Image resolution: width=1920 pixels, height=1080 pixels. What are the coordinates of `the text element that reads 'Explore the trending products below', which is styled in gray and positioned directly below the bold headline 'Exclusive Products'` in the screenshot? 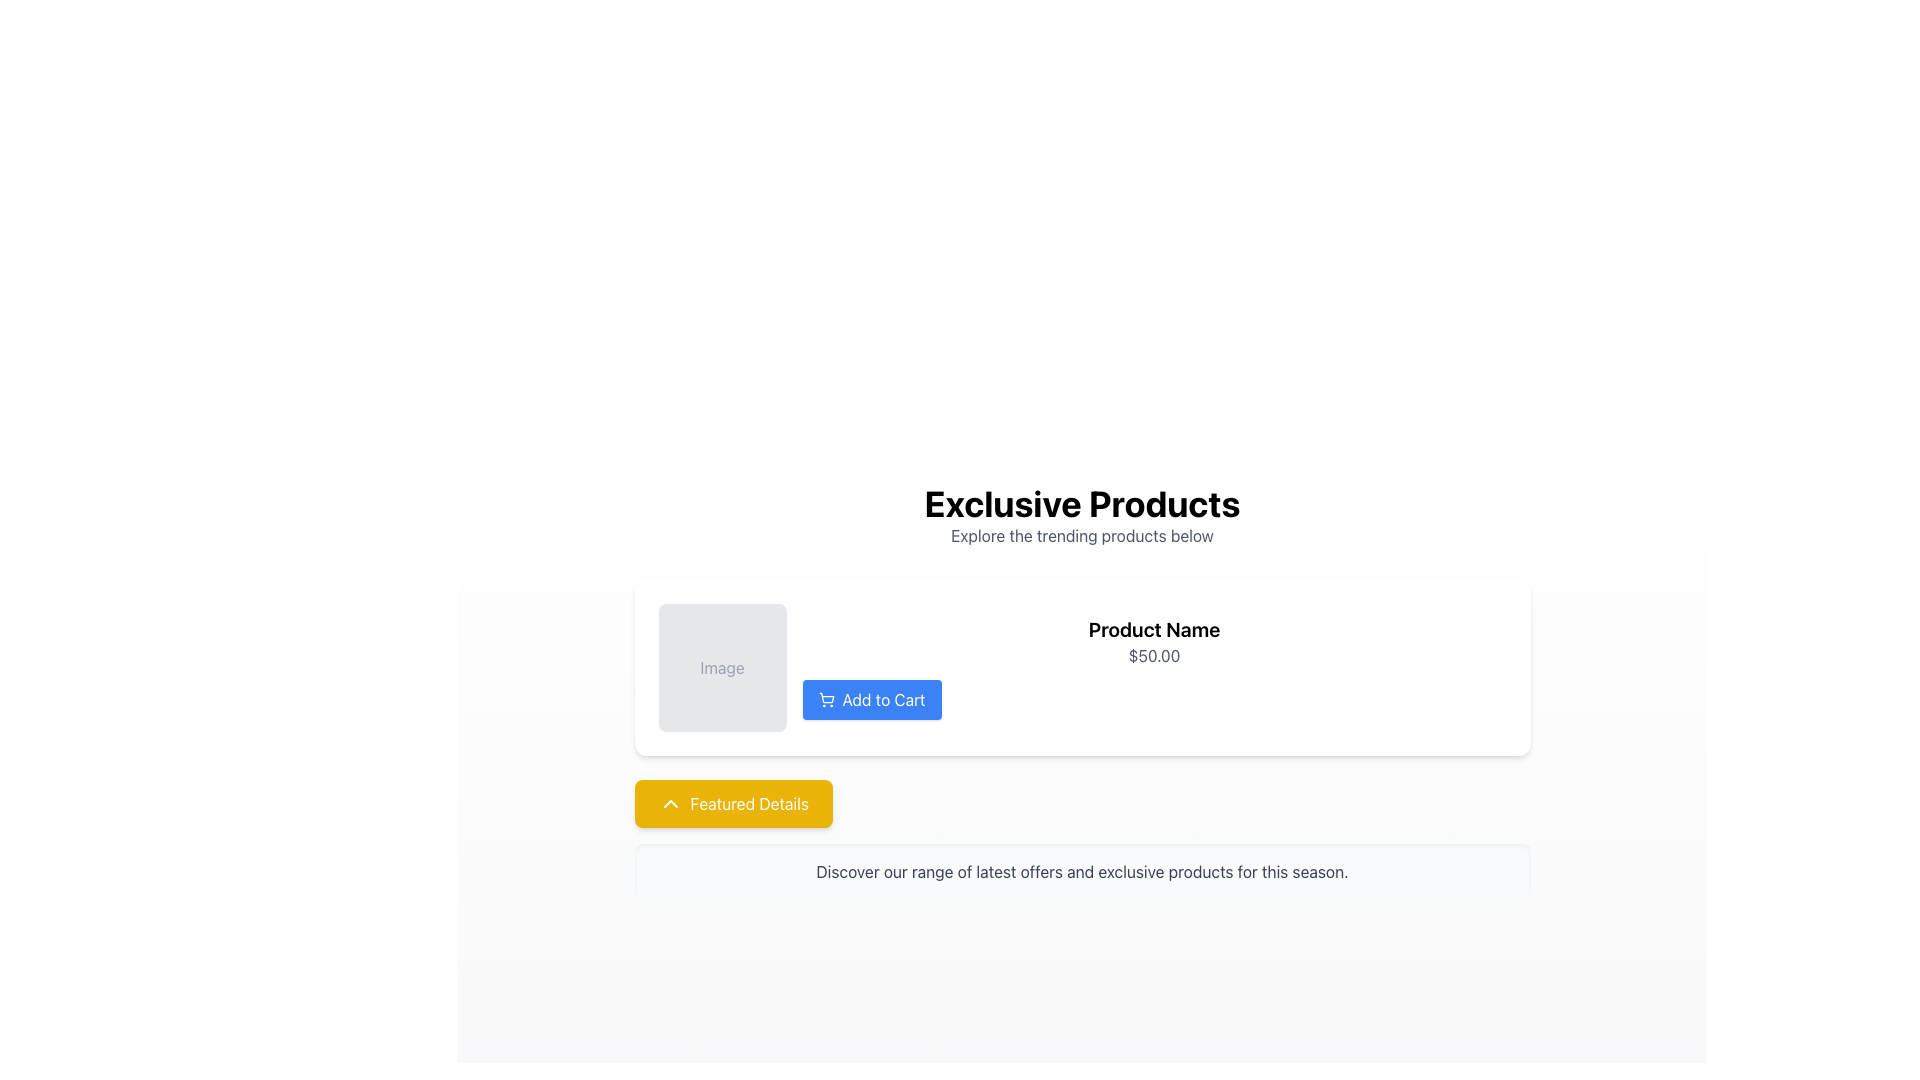 It's located at (1081, 535).